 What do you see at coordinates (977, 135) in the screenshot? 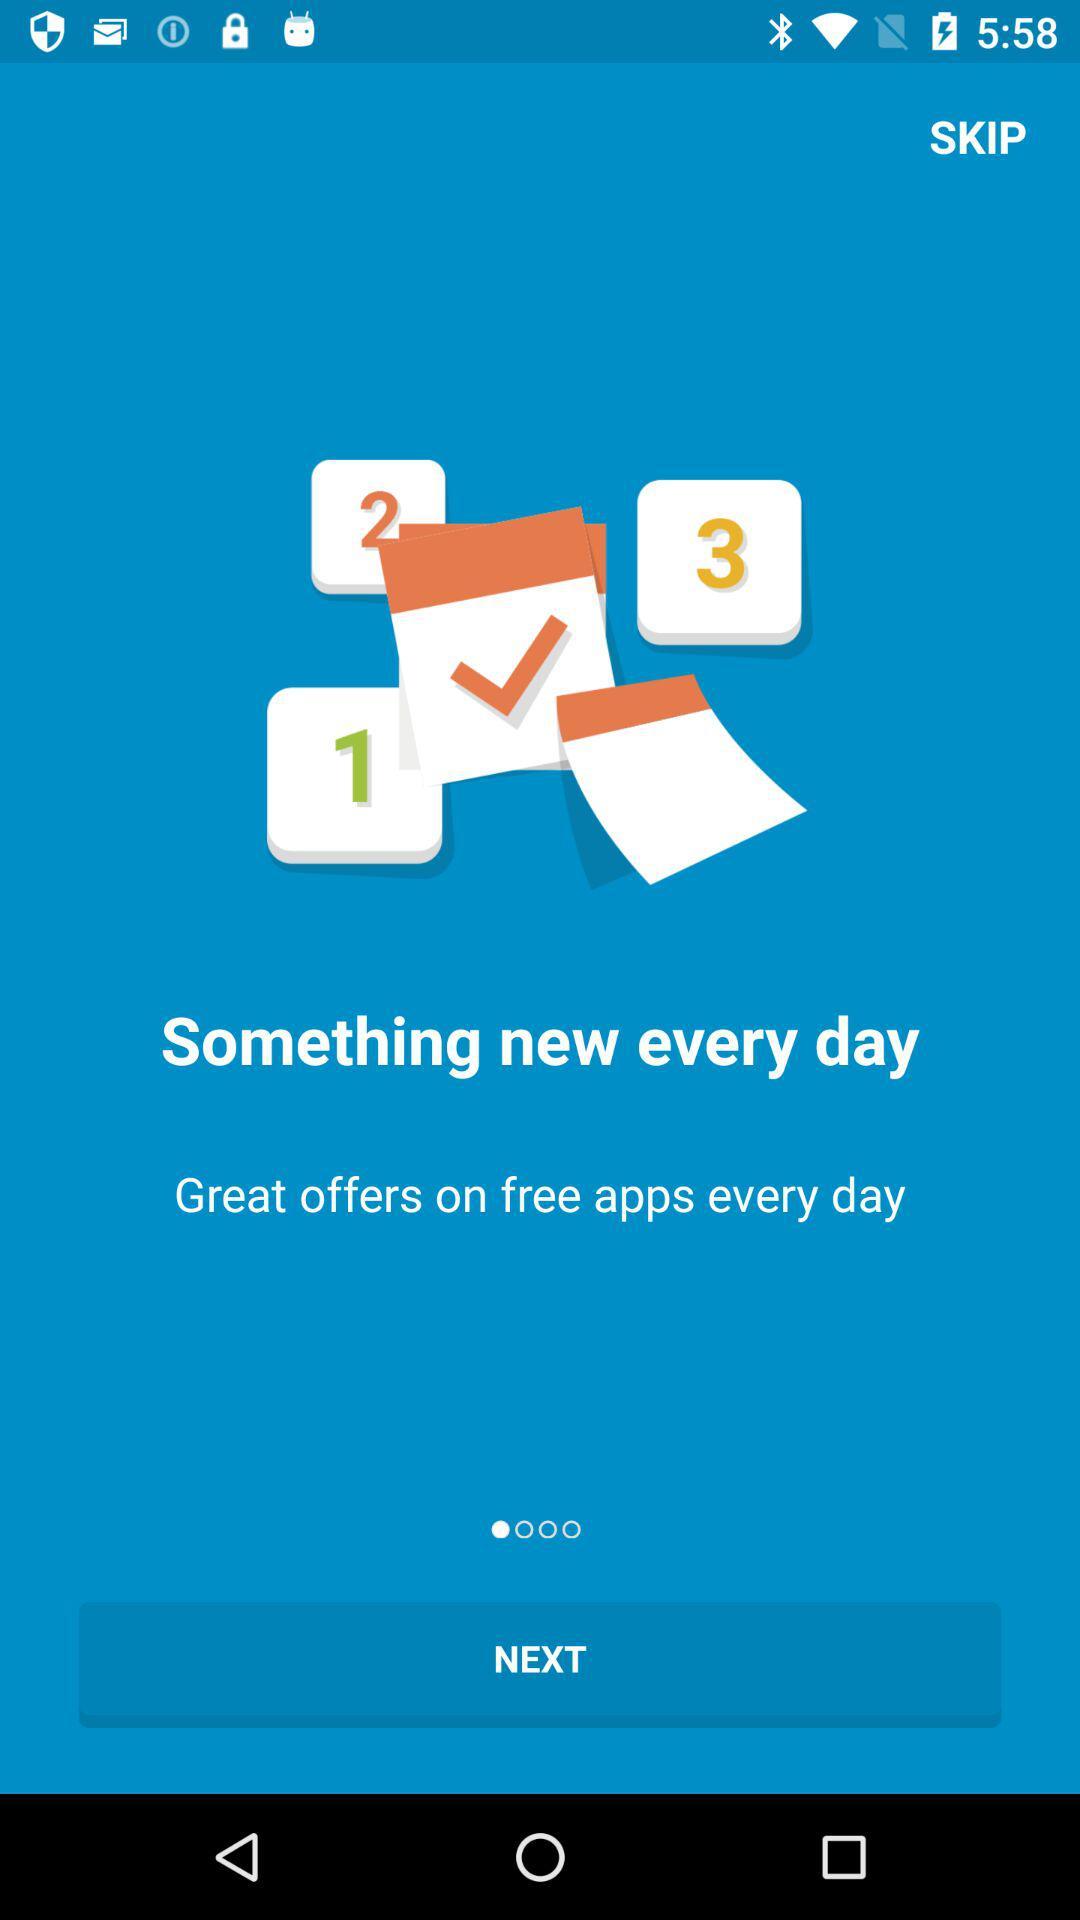
I see `app at the top right corner` at bounding box center [977, 135].